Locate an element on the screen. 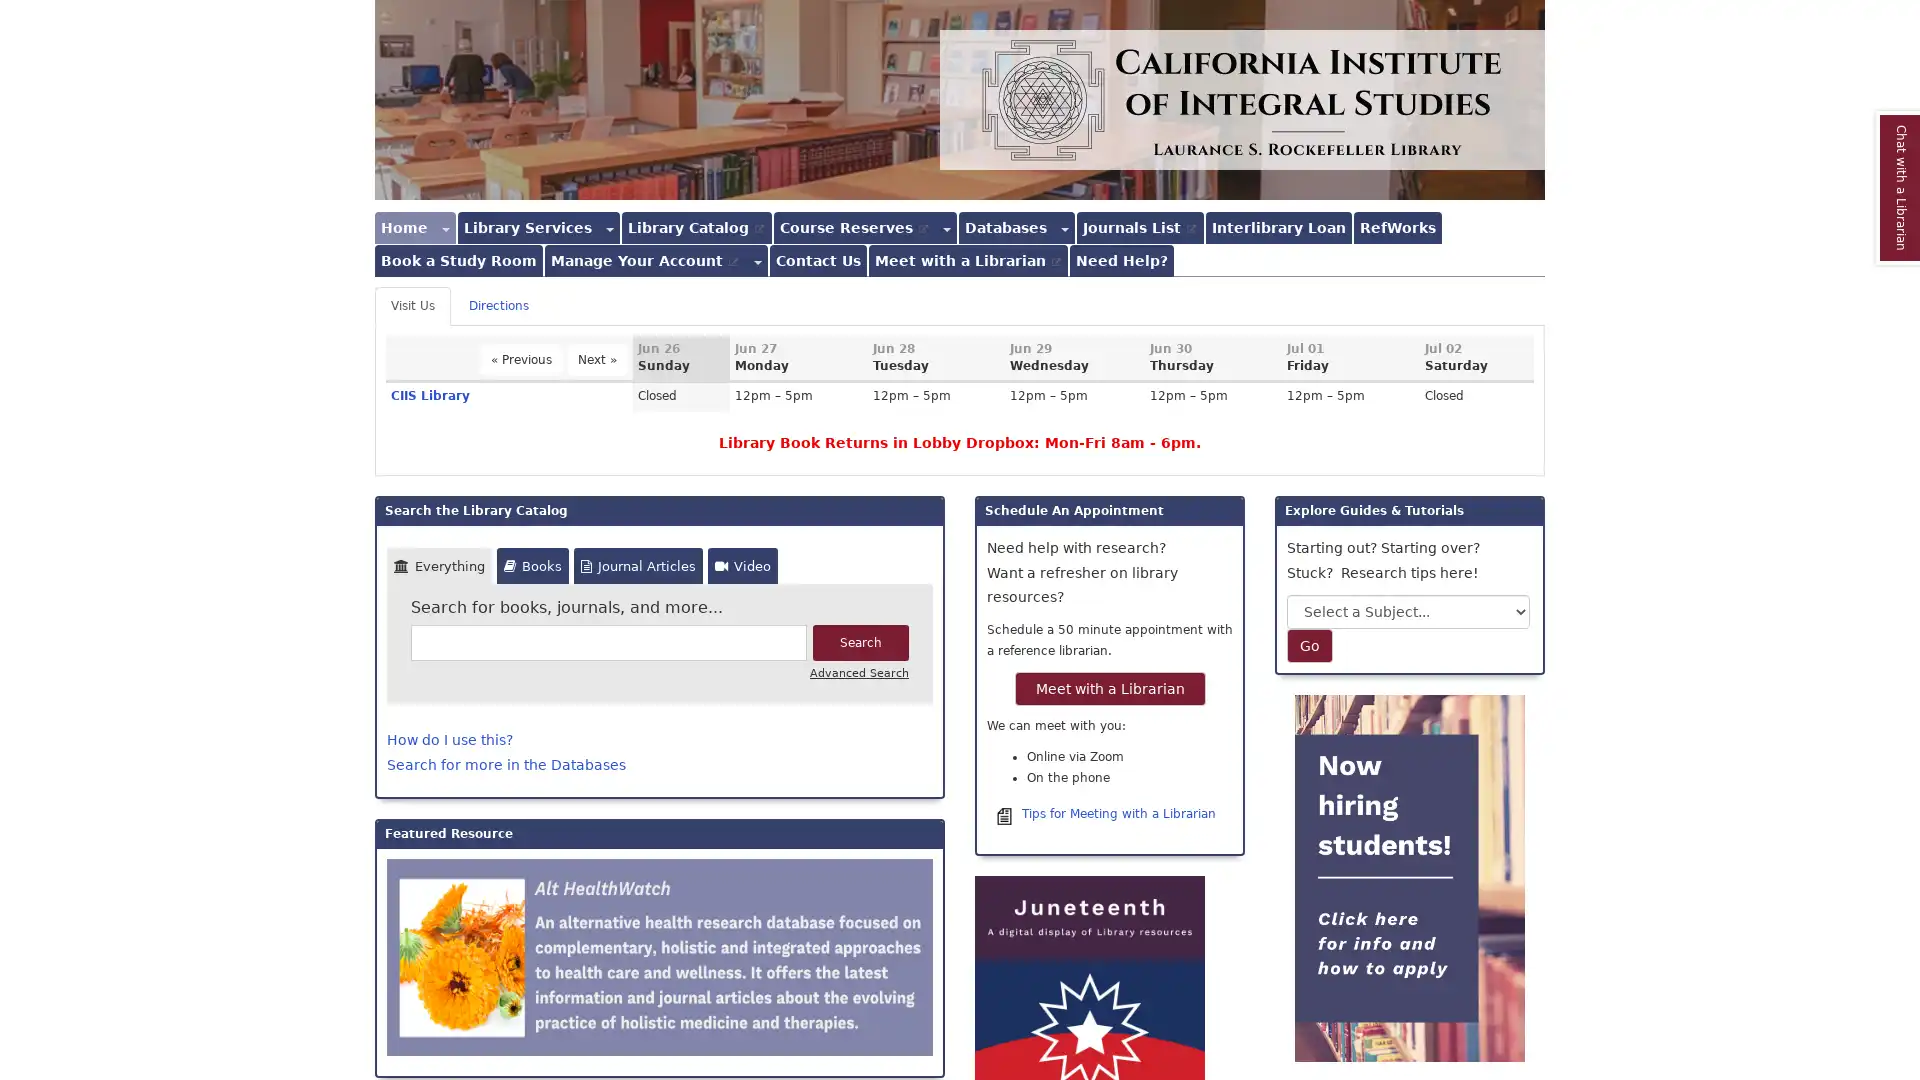 Image resolution: width=1920 pixels, height=1080 pixels. Meet with a Librarian is located at coordinates (1108, 686).